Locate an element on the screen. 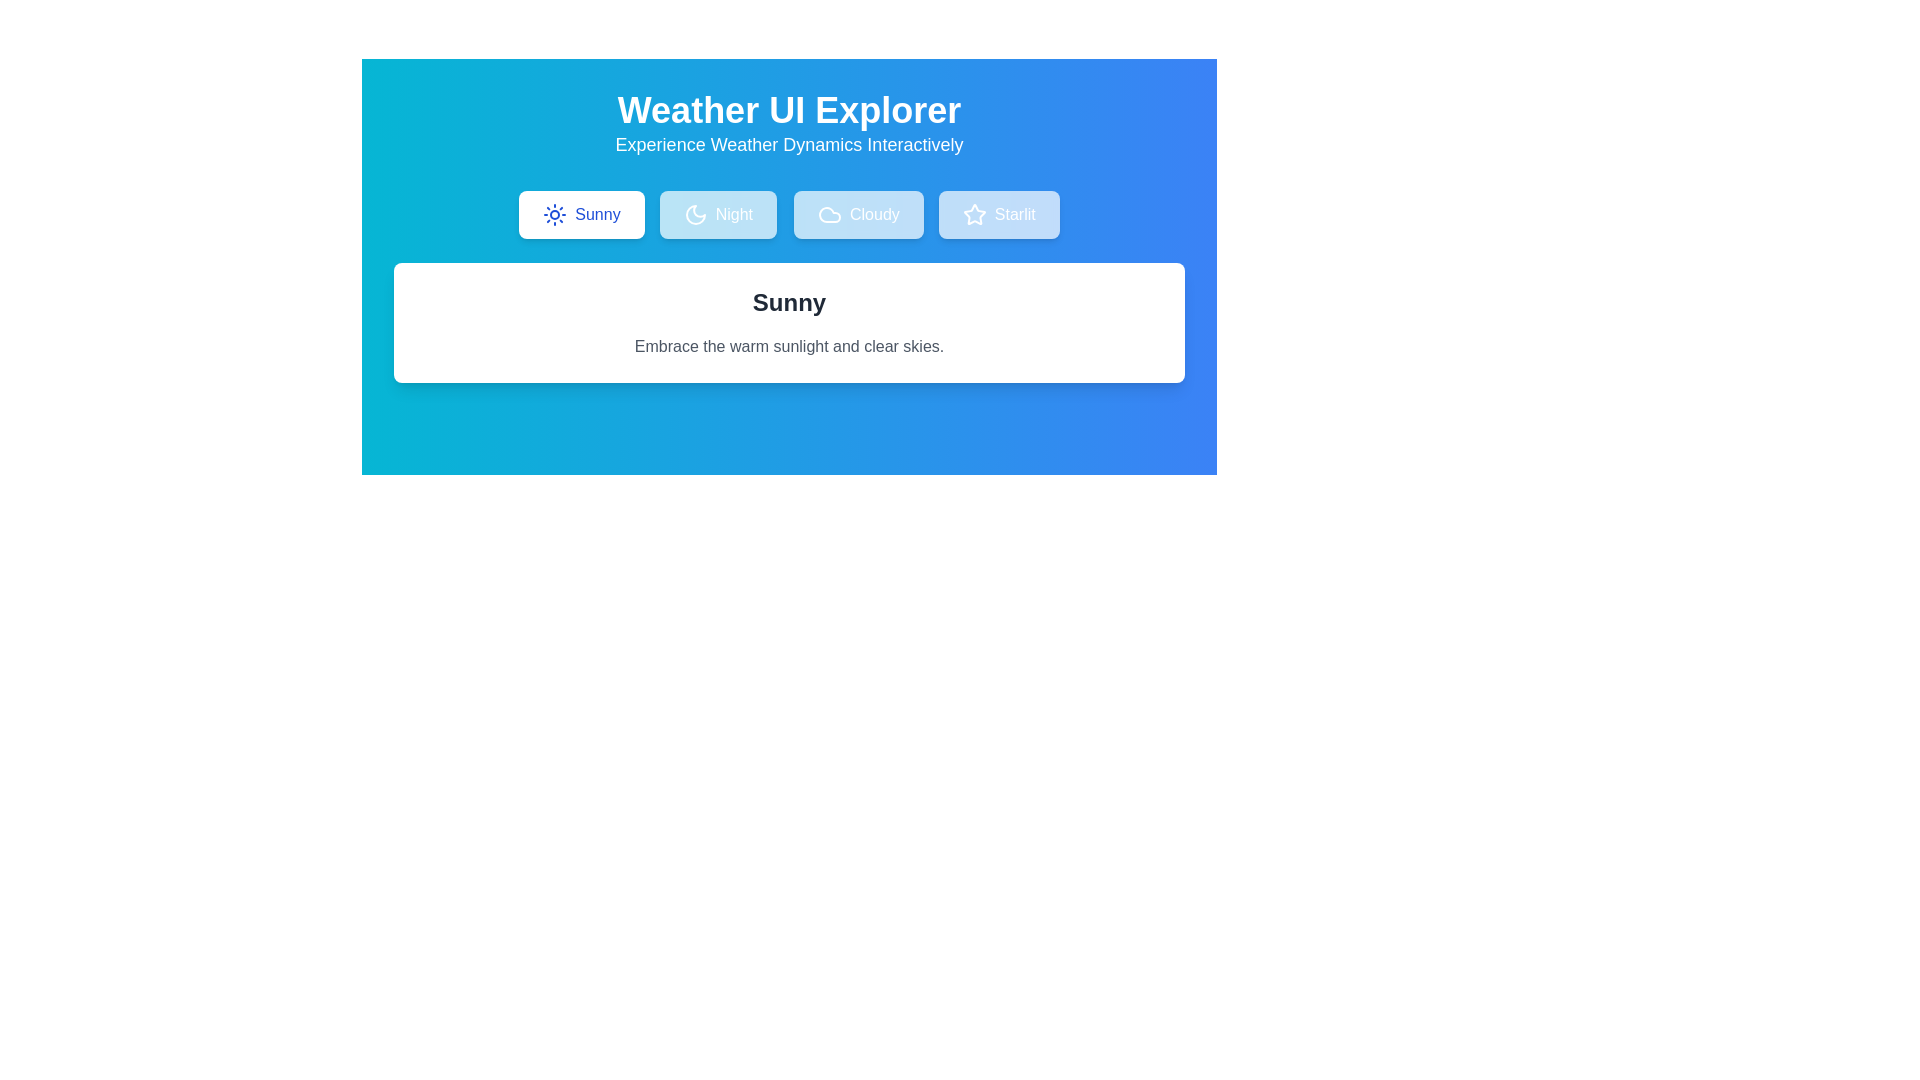 Image resolution: width=1920 pixels, height=1080 pixels. the Starlit weather tab is located at coordinates (999, 215).